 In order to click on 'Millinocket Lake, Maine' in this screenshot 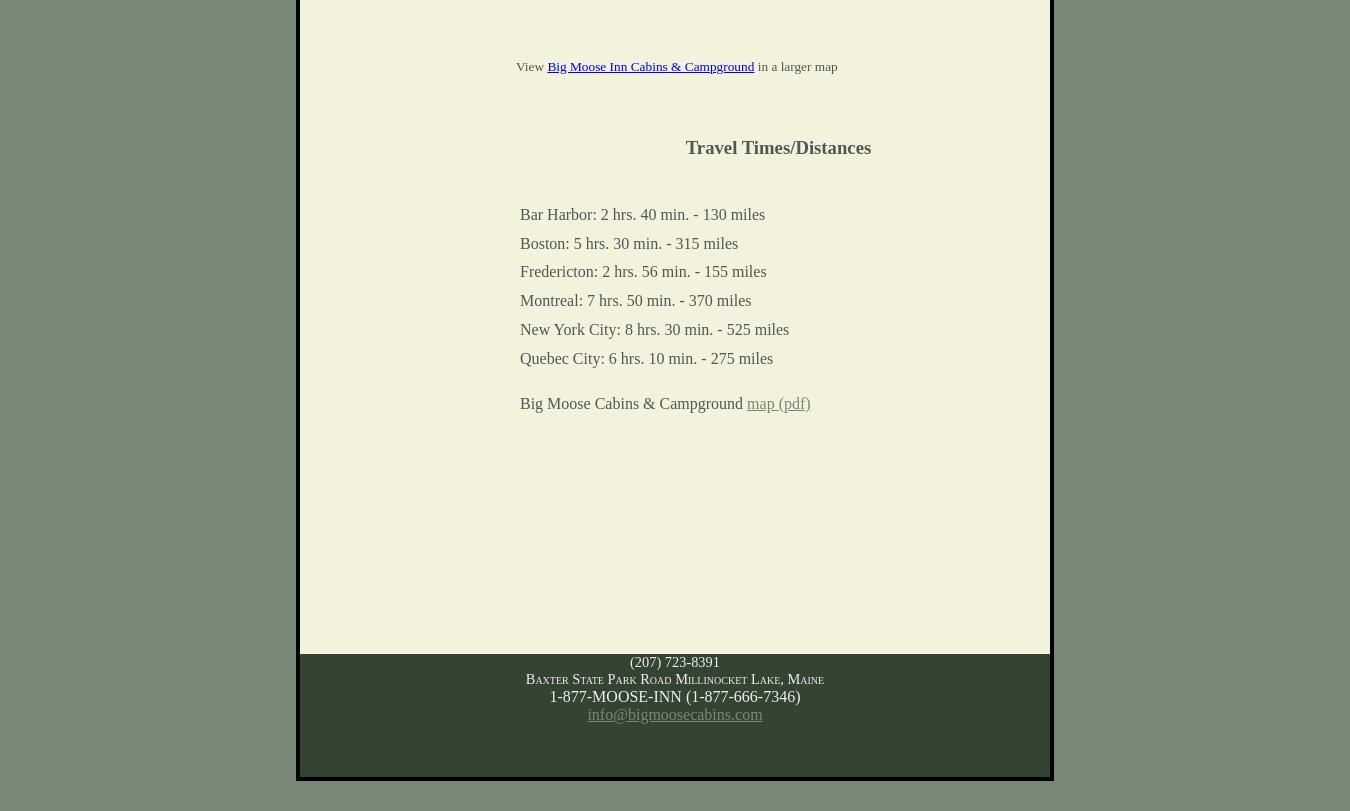, I will do `click(748, 676)`.